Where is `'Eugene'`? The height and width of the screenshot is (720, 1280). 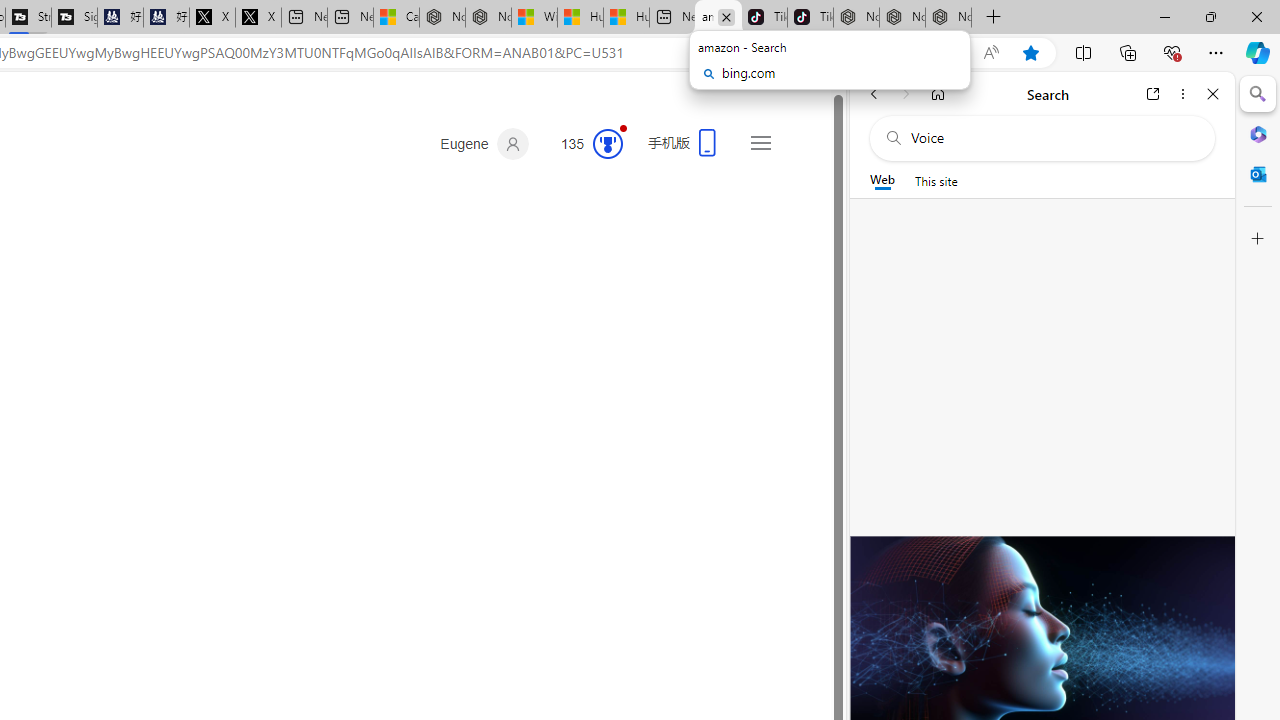 'Eugene' is located at coordinates (484, 143).